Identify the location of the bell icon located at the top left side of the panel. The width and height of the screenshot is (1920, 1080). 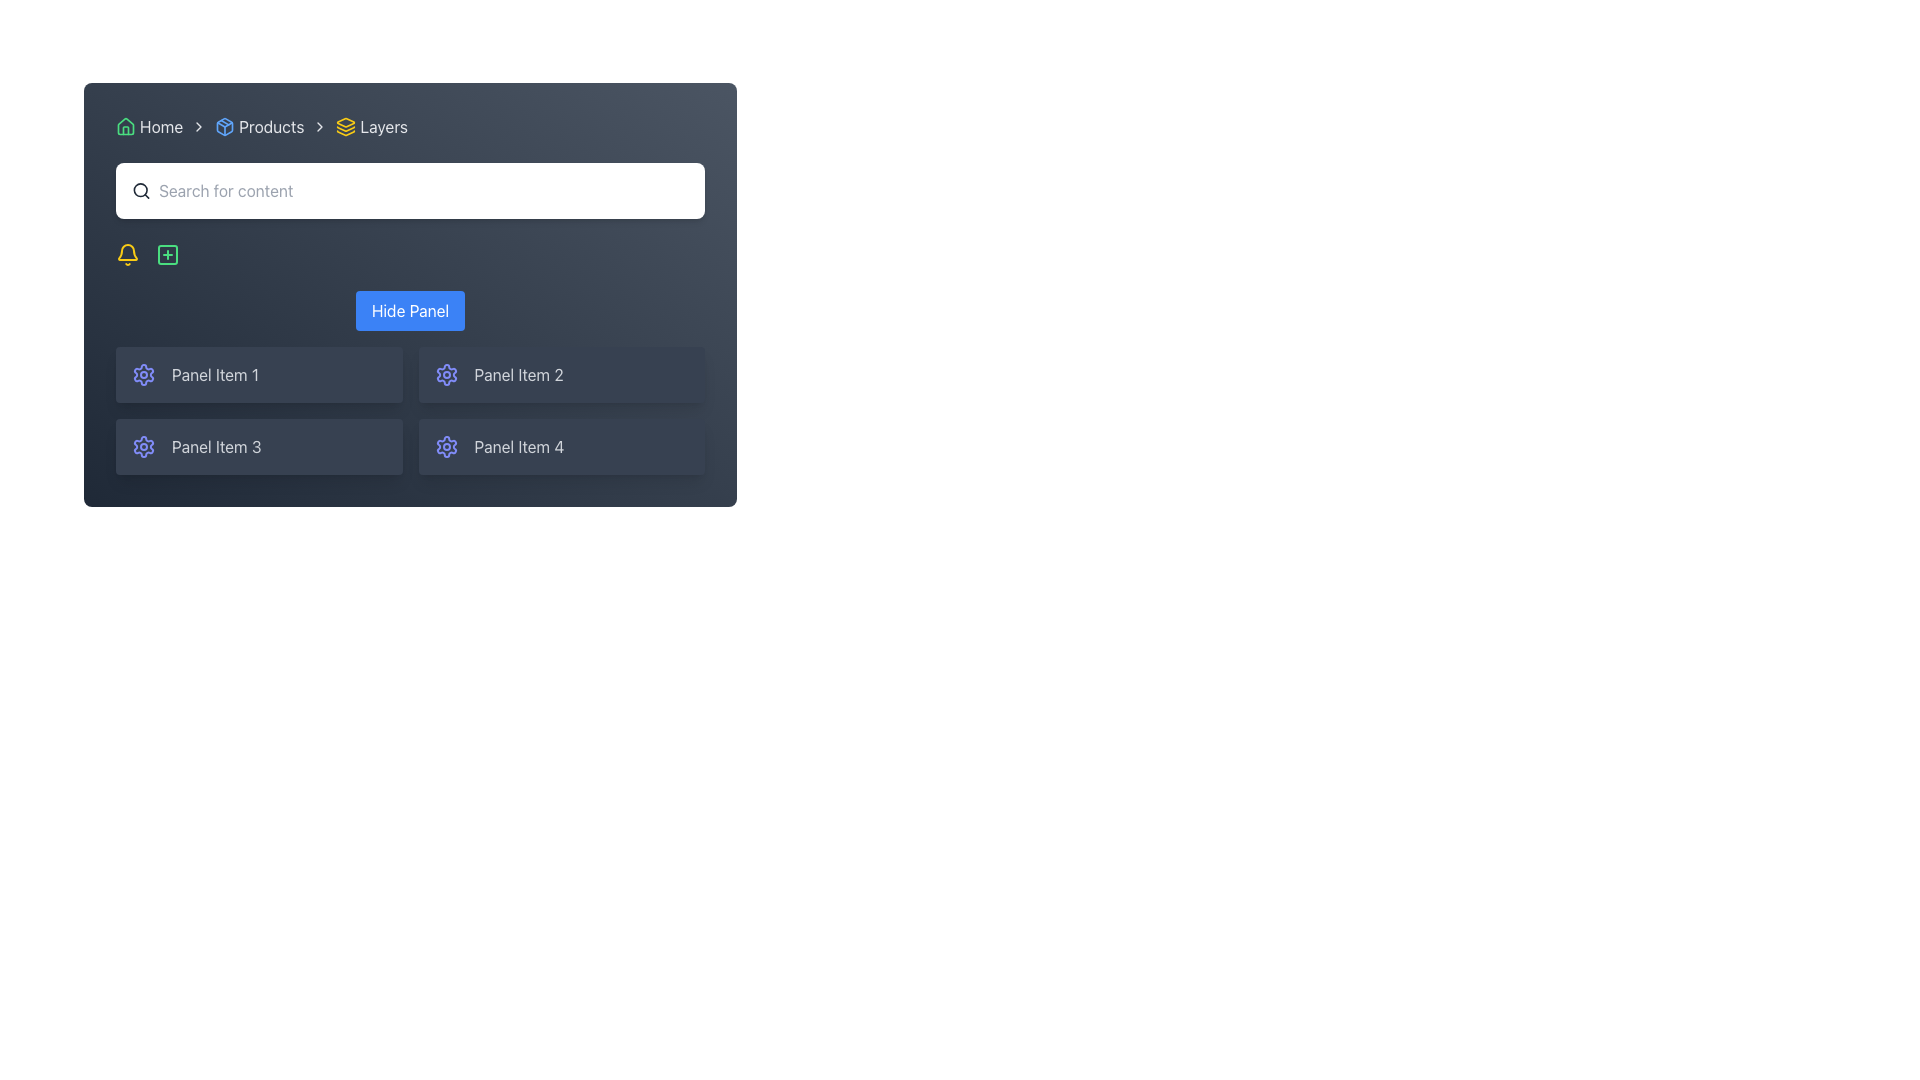
(127, 253).